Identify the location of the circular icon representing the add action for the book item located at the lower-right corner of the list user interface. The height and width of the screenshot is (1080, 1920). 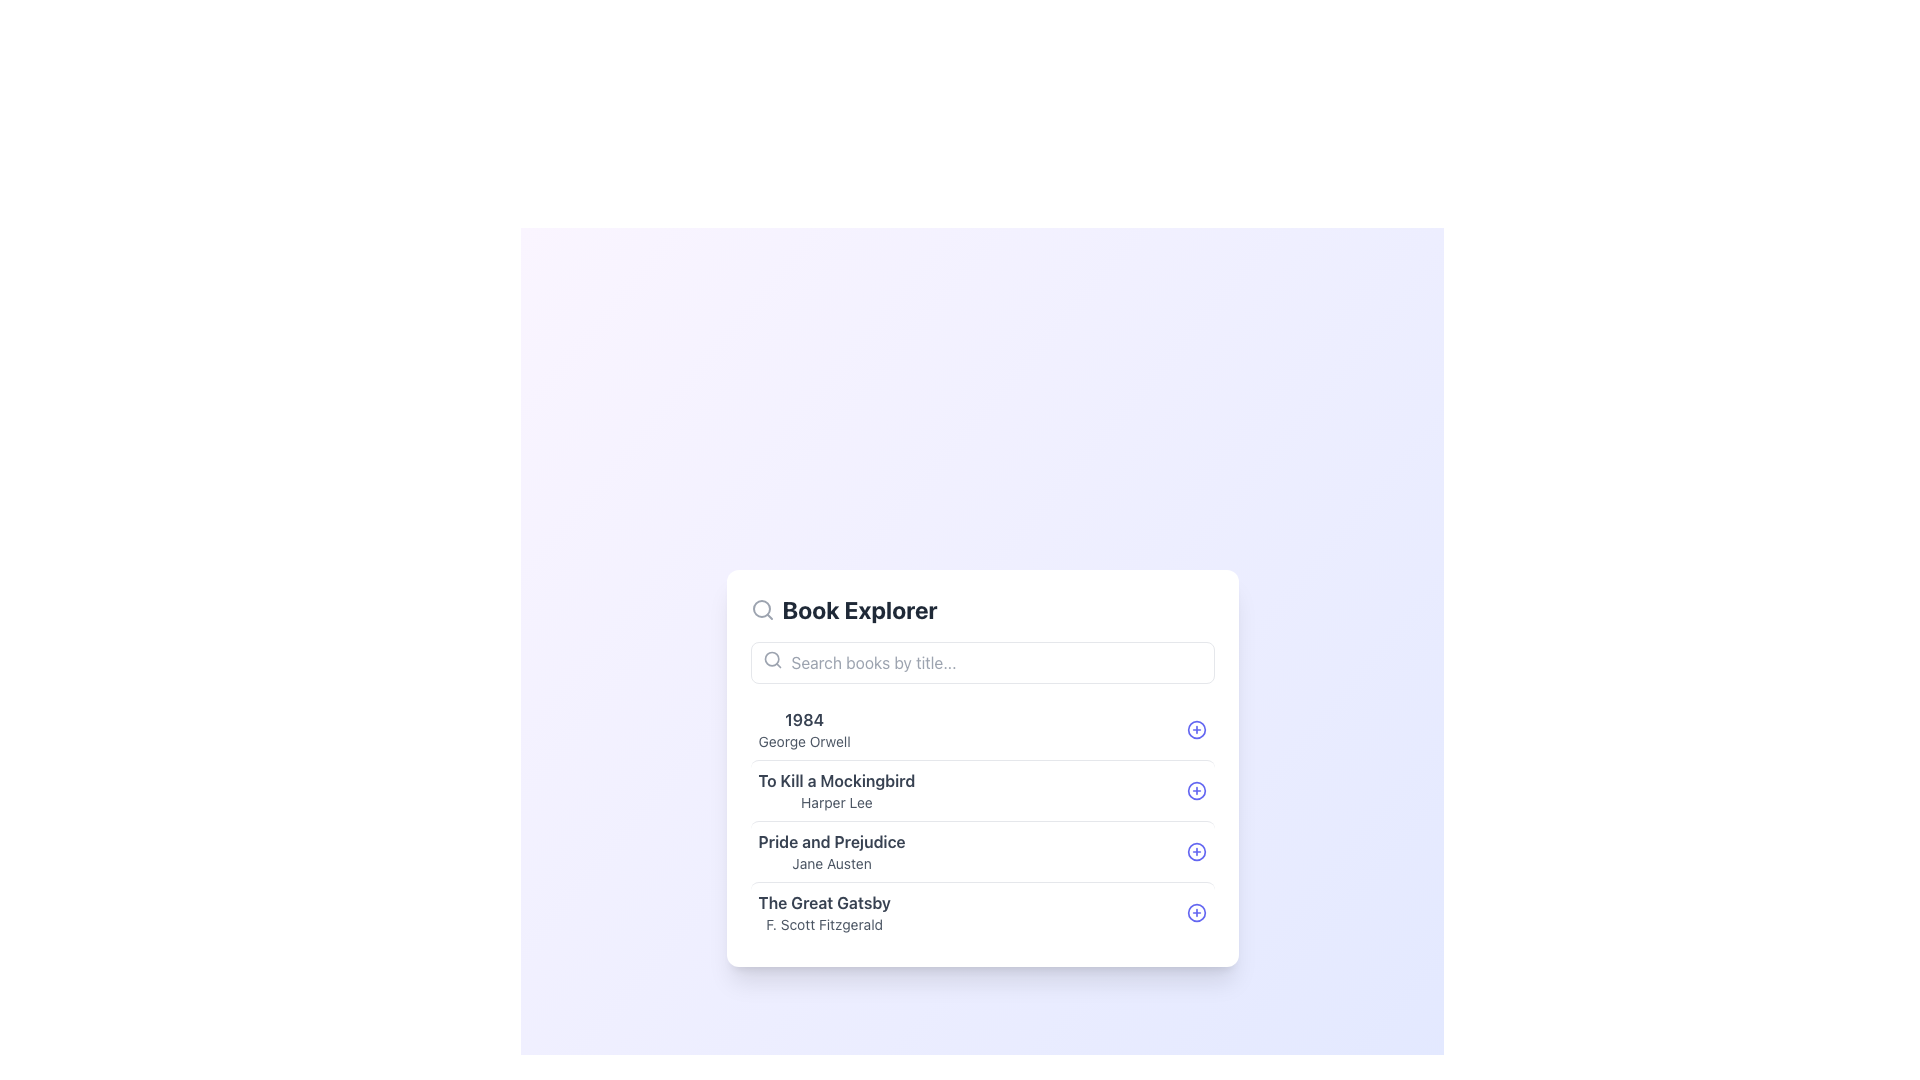
(1196, 912).